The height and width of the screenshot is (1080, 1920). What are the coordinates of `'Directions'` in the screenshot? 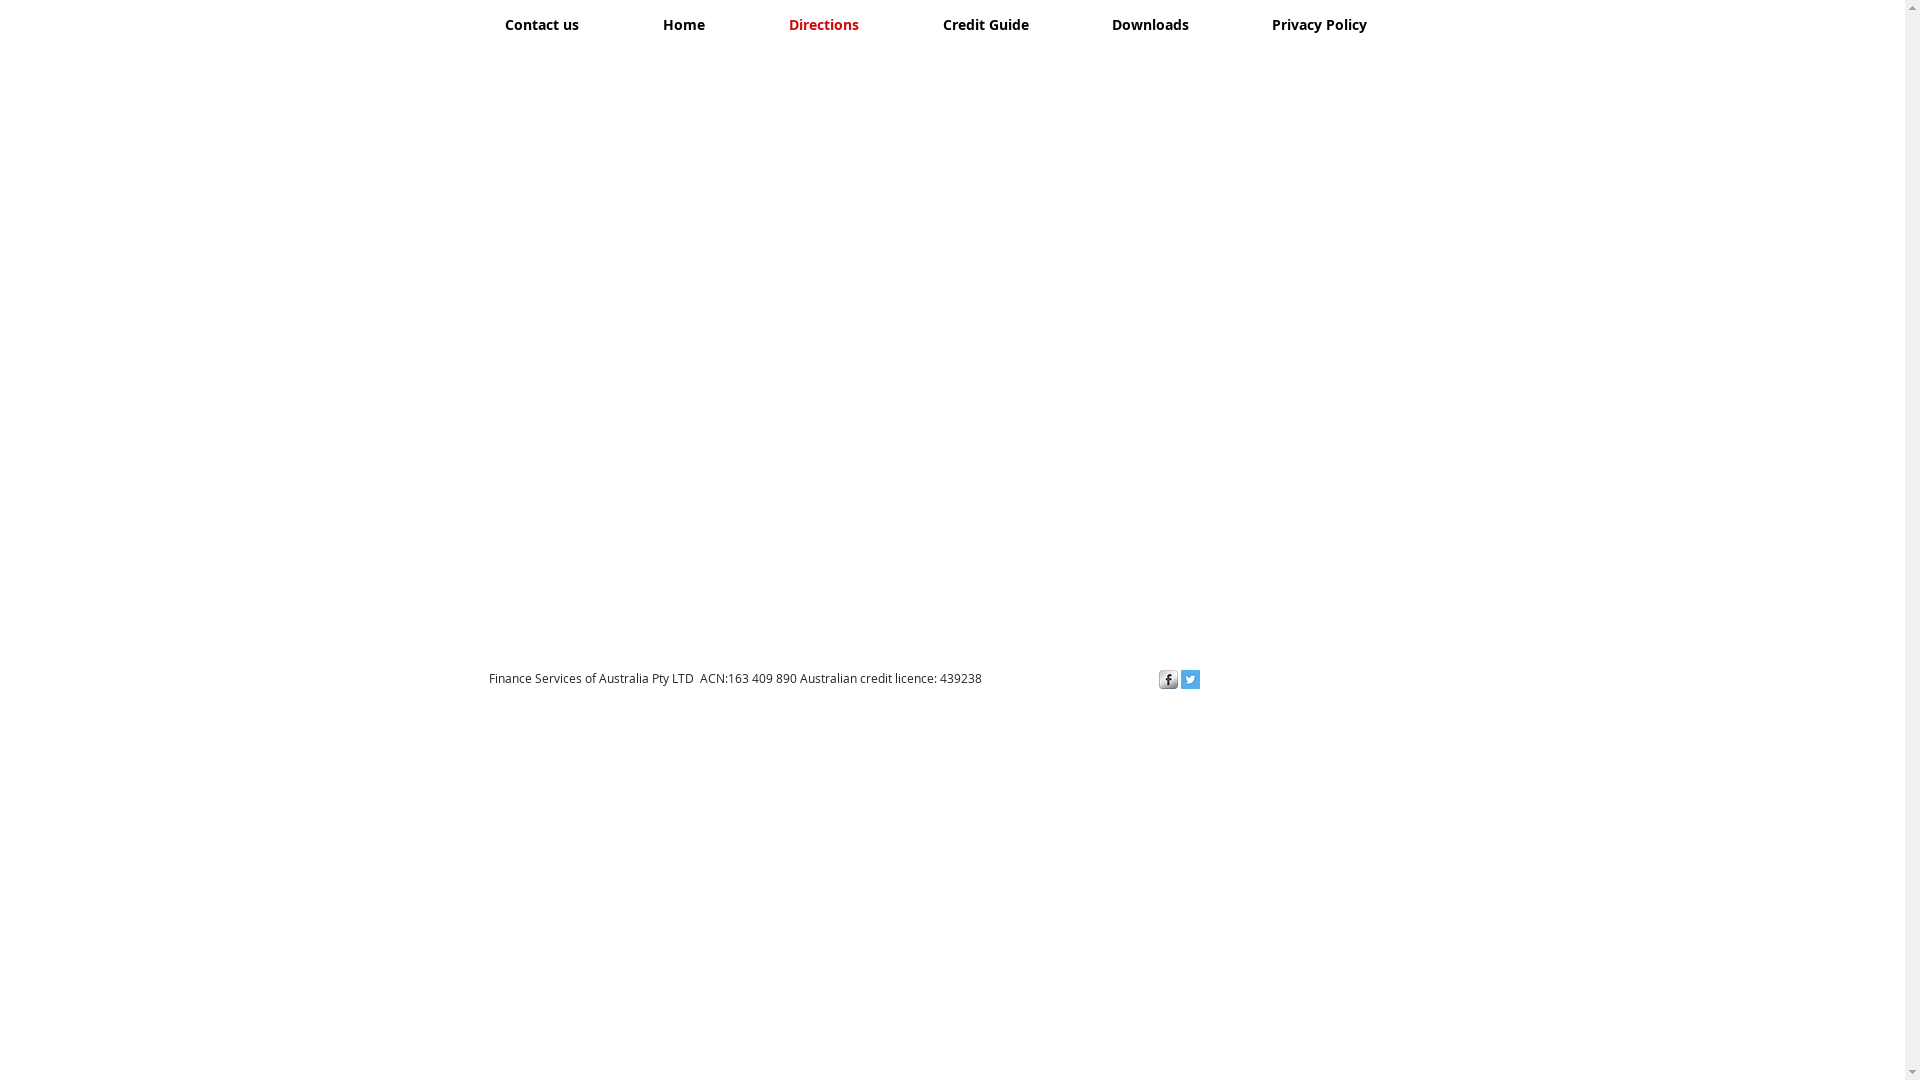 It's located at (744, 24).